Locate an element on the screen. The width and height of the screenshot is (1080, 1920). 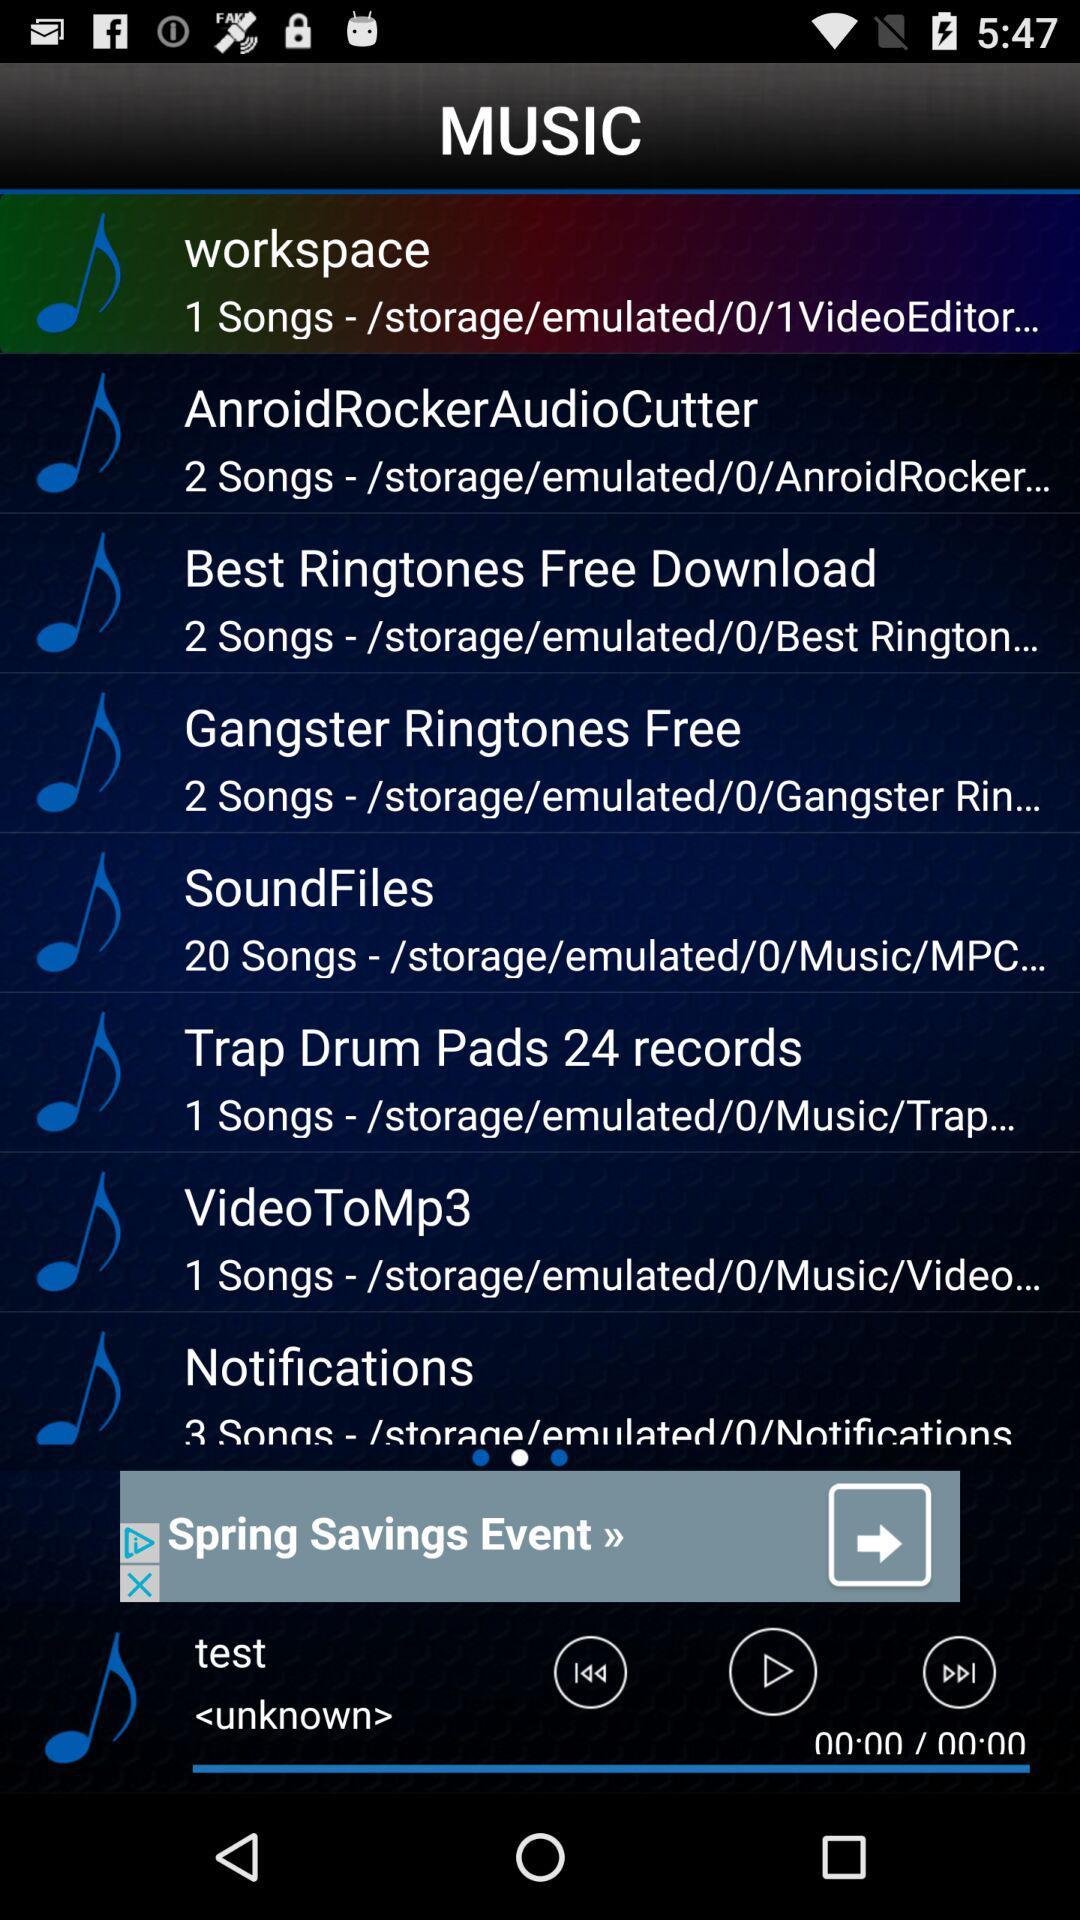
click previous play button is located at coordinates (575, 1680).